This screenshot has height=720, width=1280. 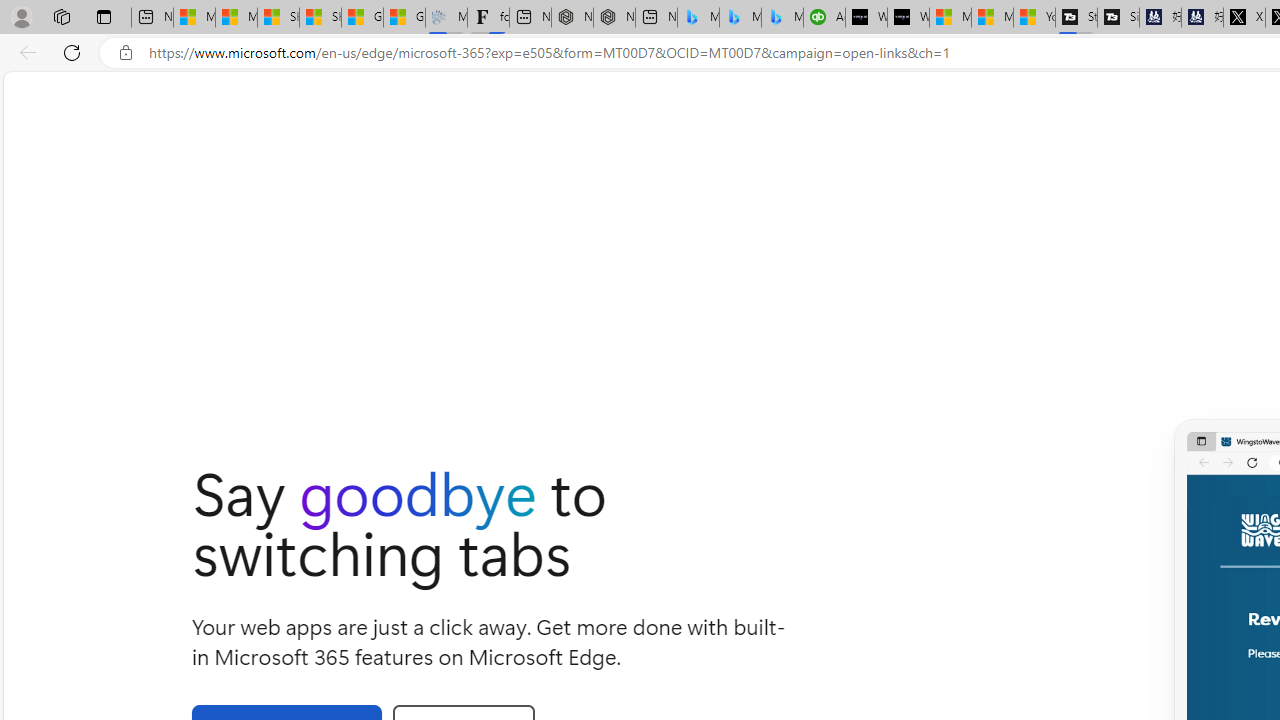 I want to click on 'Accounting Software for Accountants, CPAs and Bookkeepers', so click(x=824, y=17).